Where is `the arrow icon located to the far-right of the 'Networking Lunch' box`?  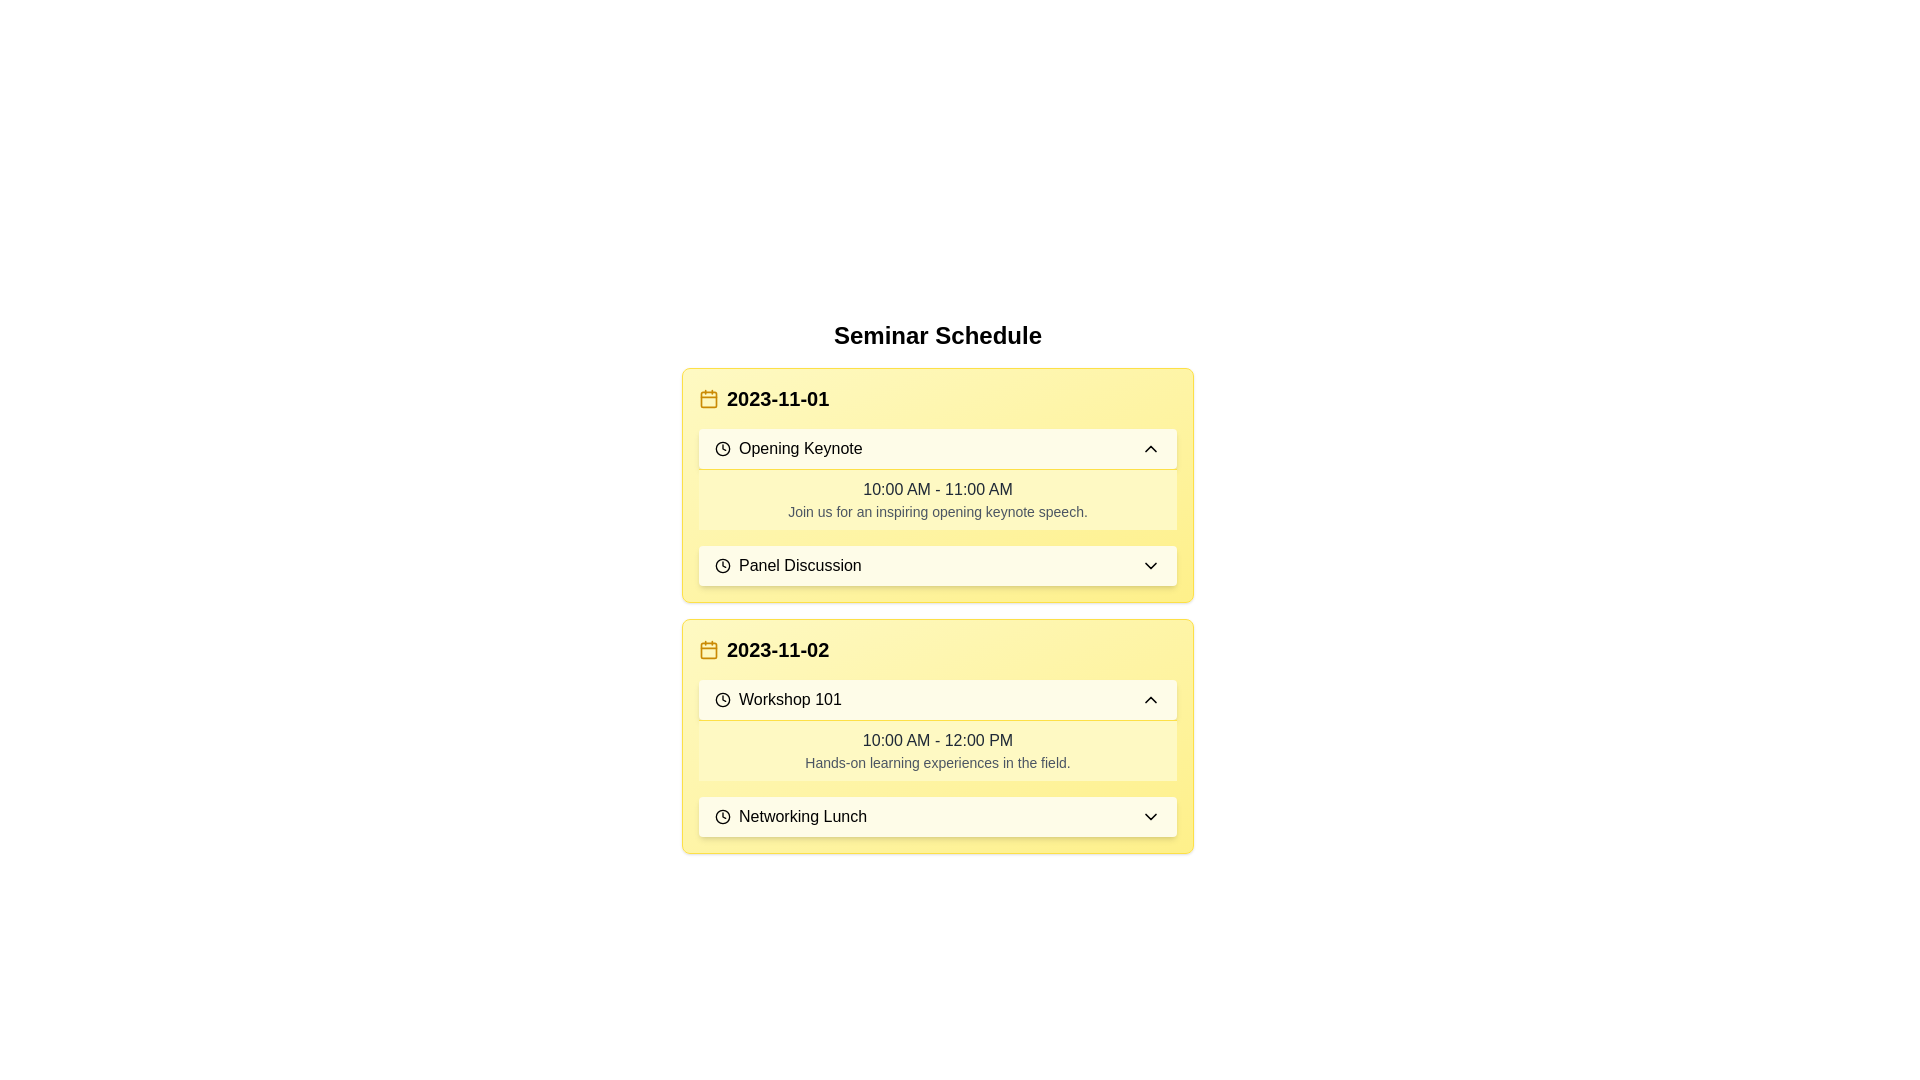 the arrow icon located to the far-right of the 'Networking Lunch' box is located at coordinates (1151, 817).